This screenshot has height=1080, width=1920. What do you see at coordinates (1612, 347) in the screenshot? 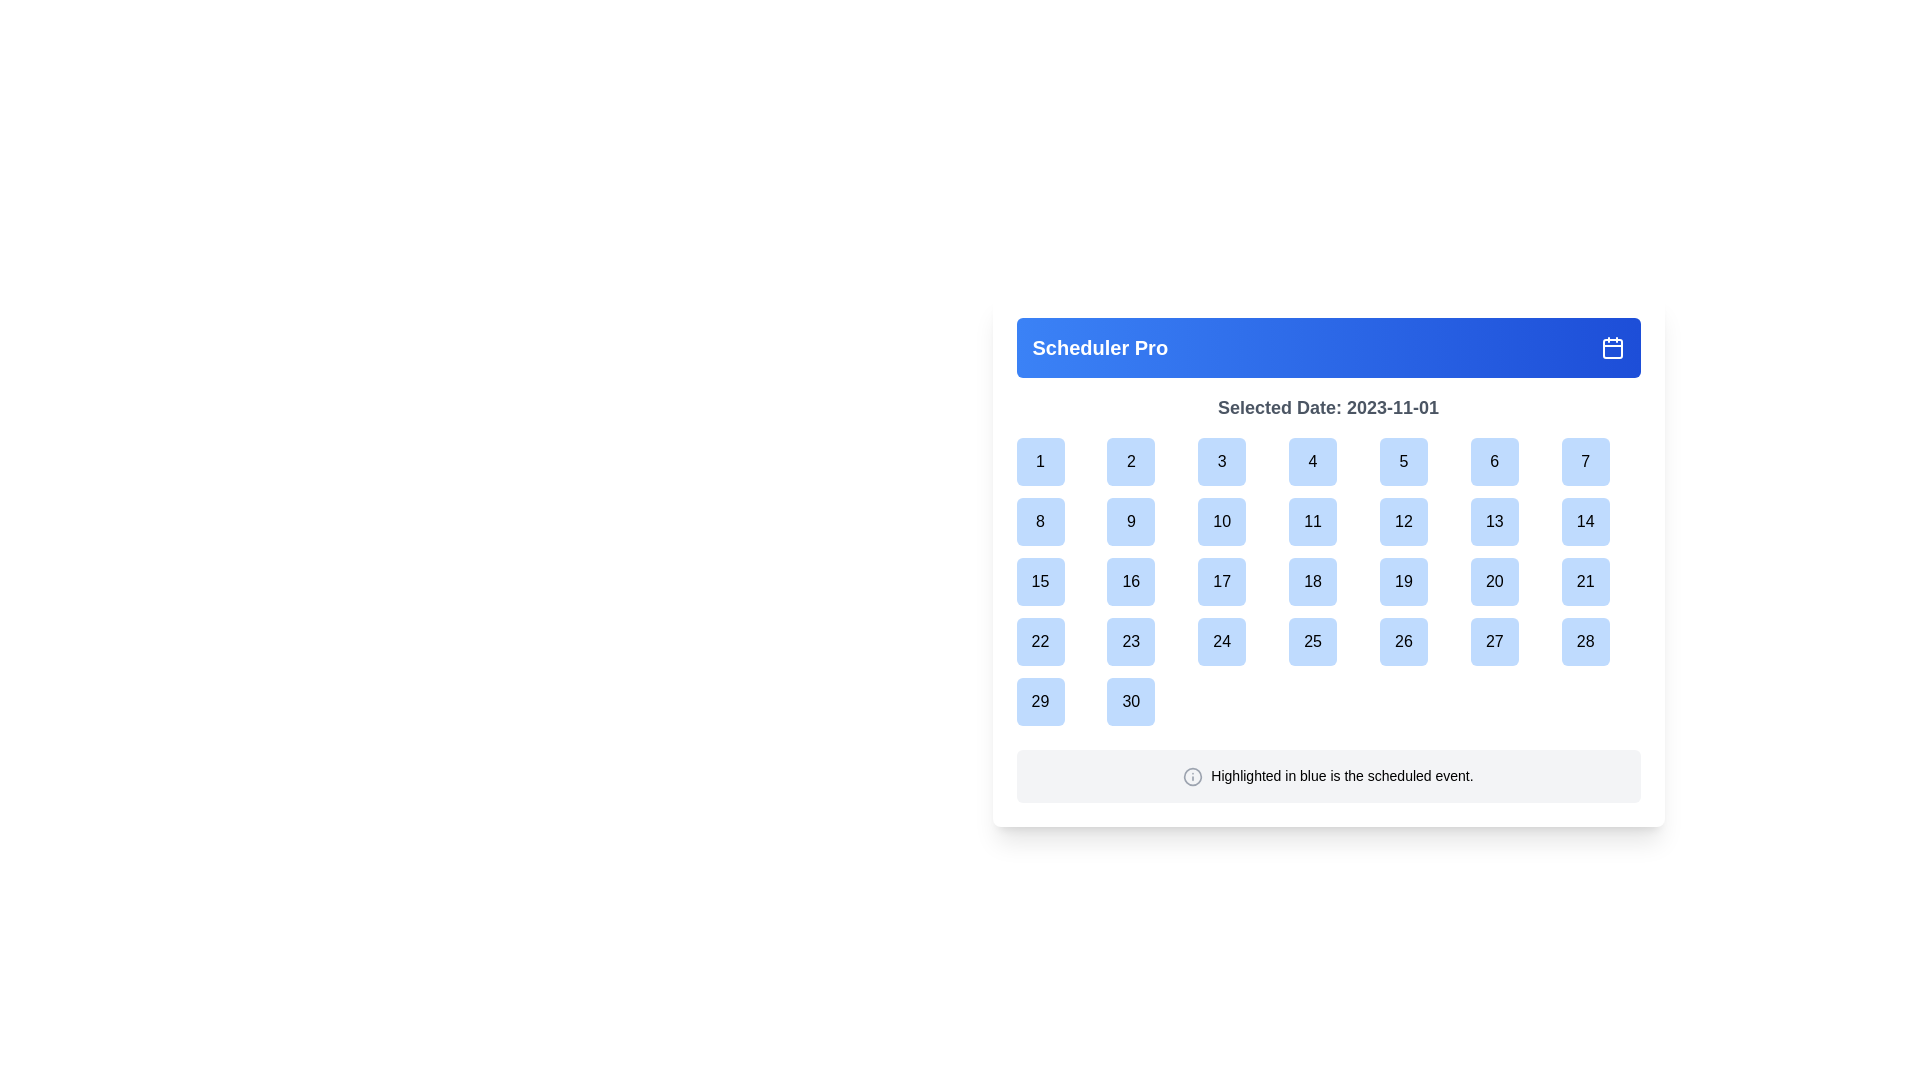
I see `the rectangular component with rounded corners within the calendar icon located in the top-right corner of the blue header to interact with the calendar features` at bounding box center [1612, 347].